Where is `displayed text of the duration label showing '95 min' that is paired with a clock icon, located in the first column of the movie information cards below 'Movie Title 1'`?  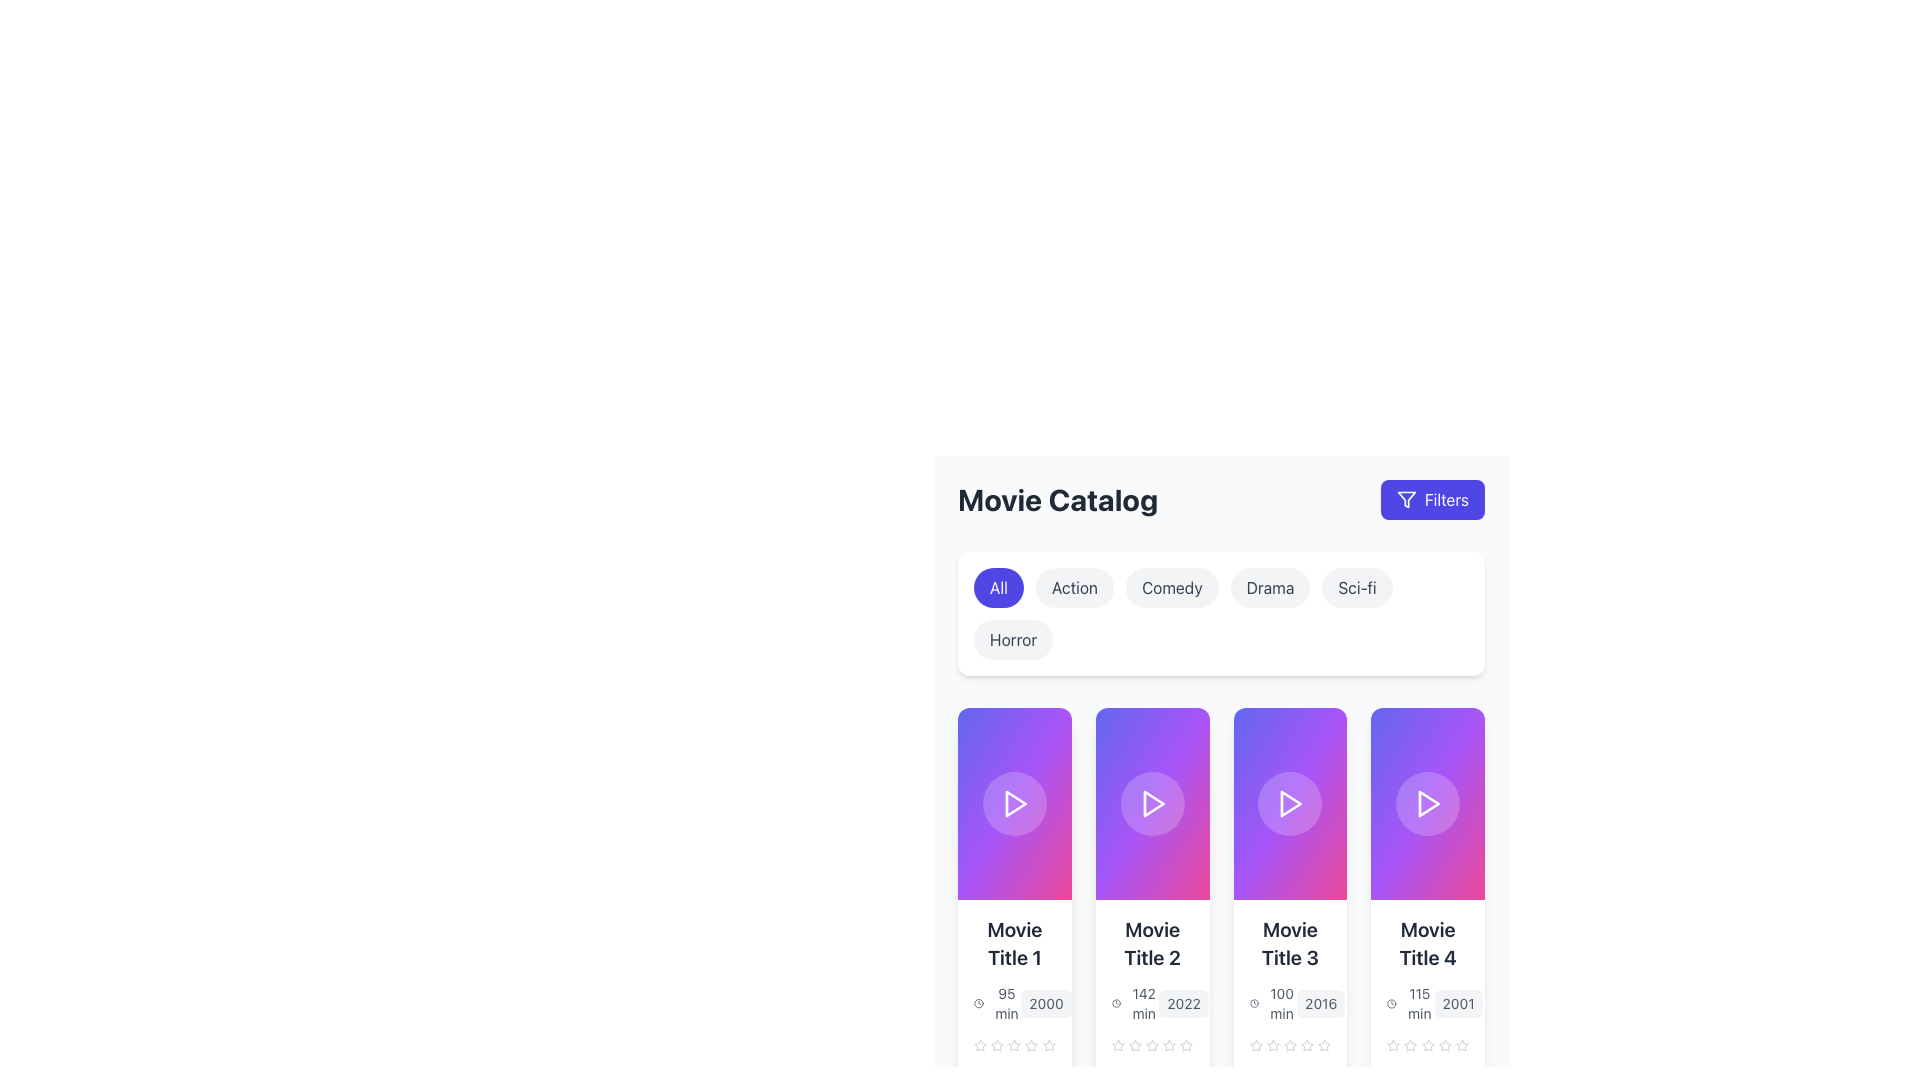
displayed text of the duration label showing '95 min' that is paired with a clock icon, located in the first column of the movie information cards below 'Movie Title 1' is located at coordinates (997, 1003).